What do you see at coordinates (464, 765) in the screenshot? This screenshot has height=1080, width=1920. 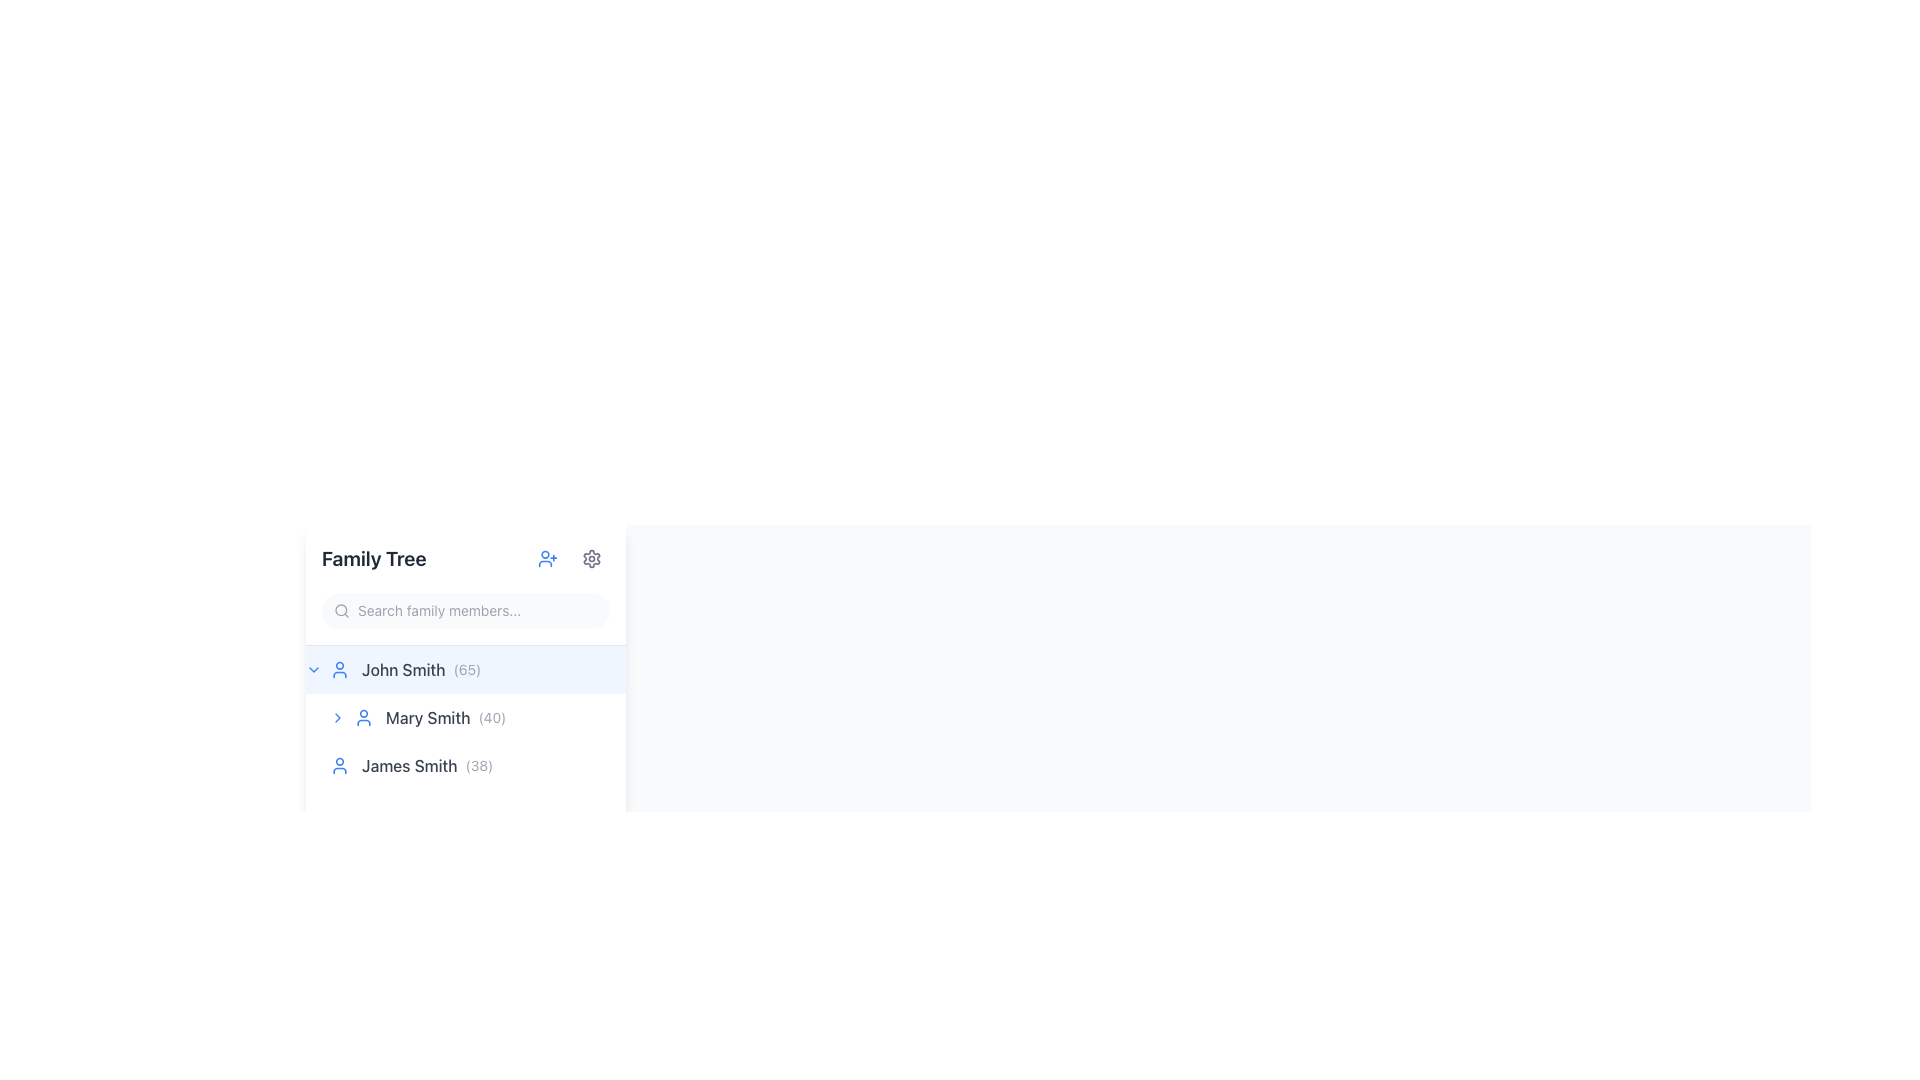 I see `the second list item displaying 'James Smith (38)' in the family tree UI` at bounding box center [464, 765].